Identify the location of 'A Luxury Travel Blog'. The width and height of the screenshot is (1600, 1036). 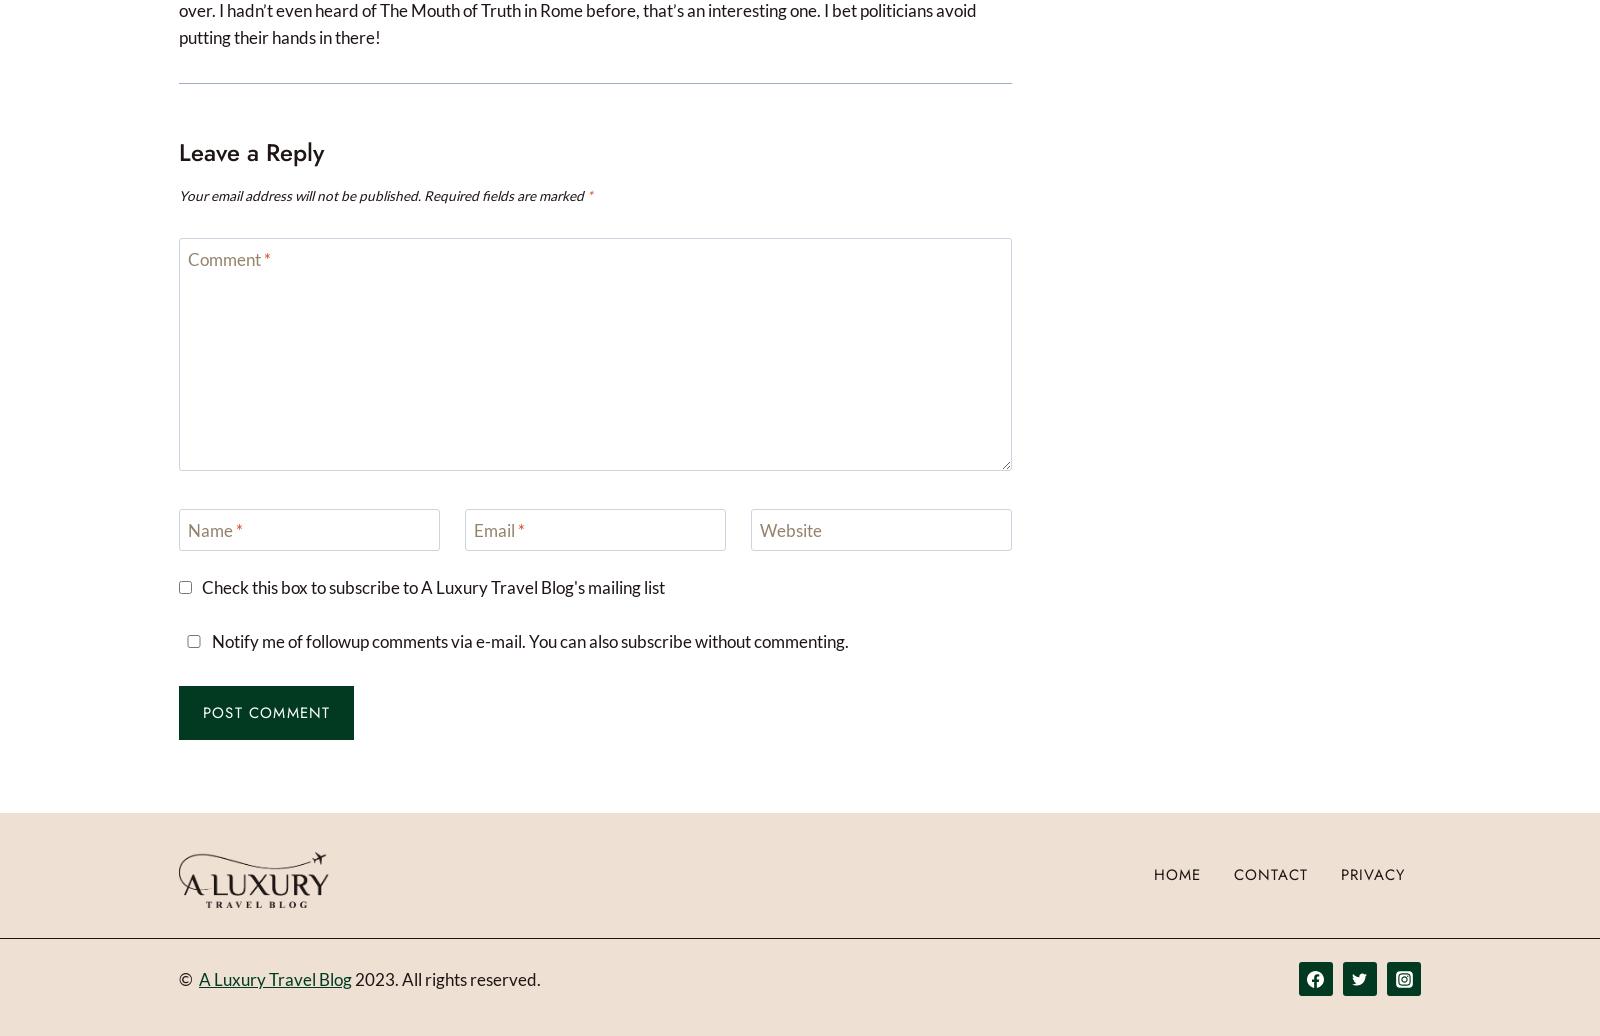
(275, 978).